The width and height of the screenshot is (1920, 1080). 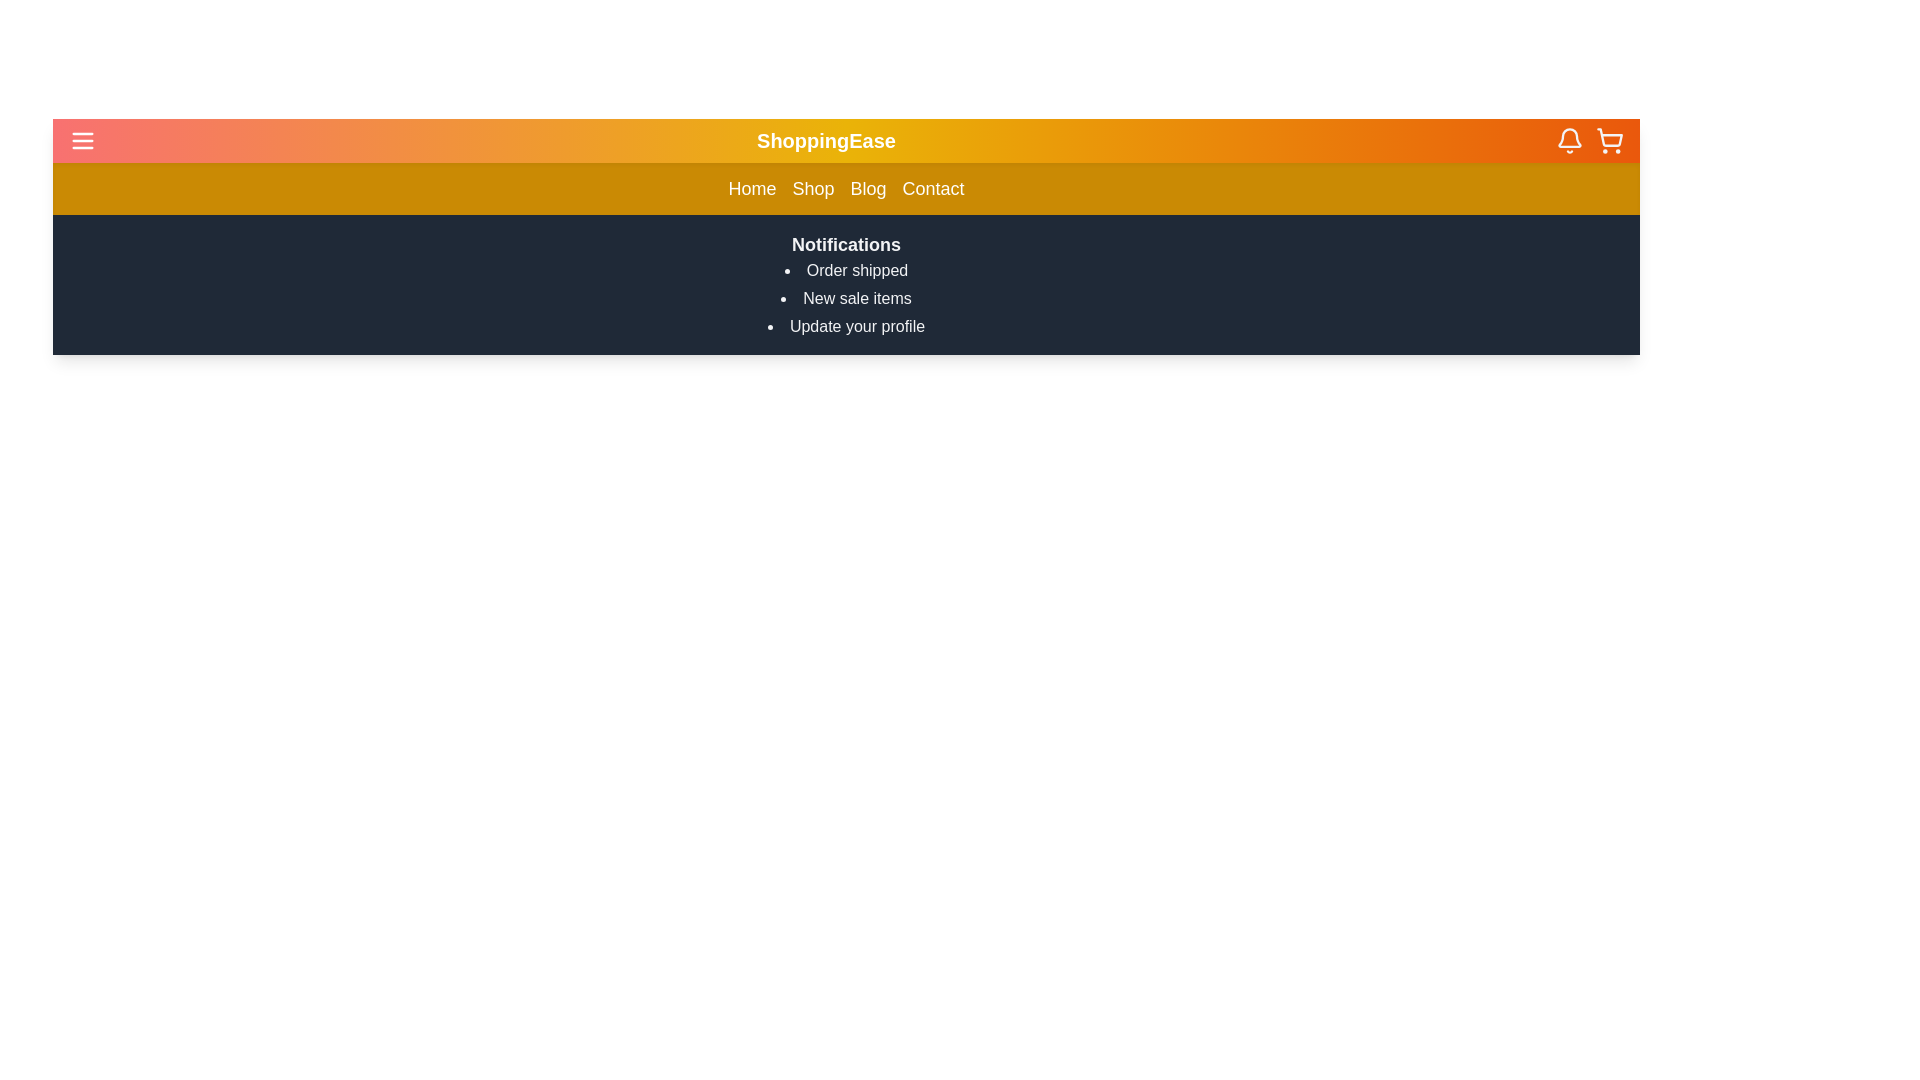 I want to click on the Navigation bar to access options like 'Home', 'Shop', 'Blog', and 'Contact', so click(x=846, y=189).